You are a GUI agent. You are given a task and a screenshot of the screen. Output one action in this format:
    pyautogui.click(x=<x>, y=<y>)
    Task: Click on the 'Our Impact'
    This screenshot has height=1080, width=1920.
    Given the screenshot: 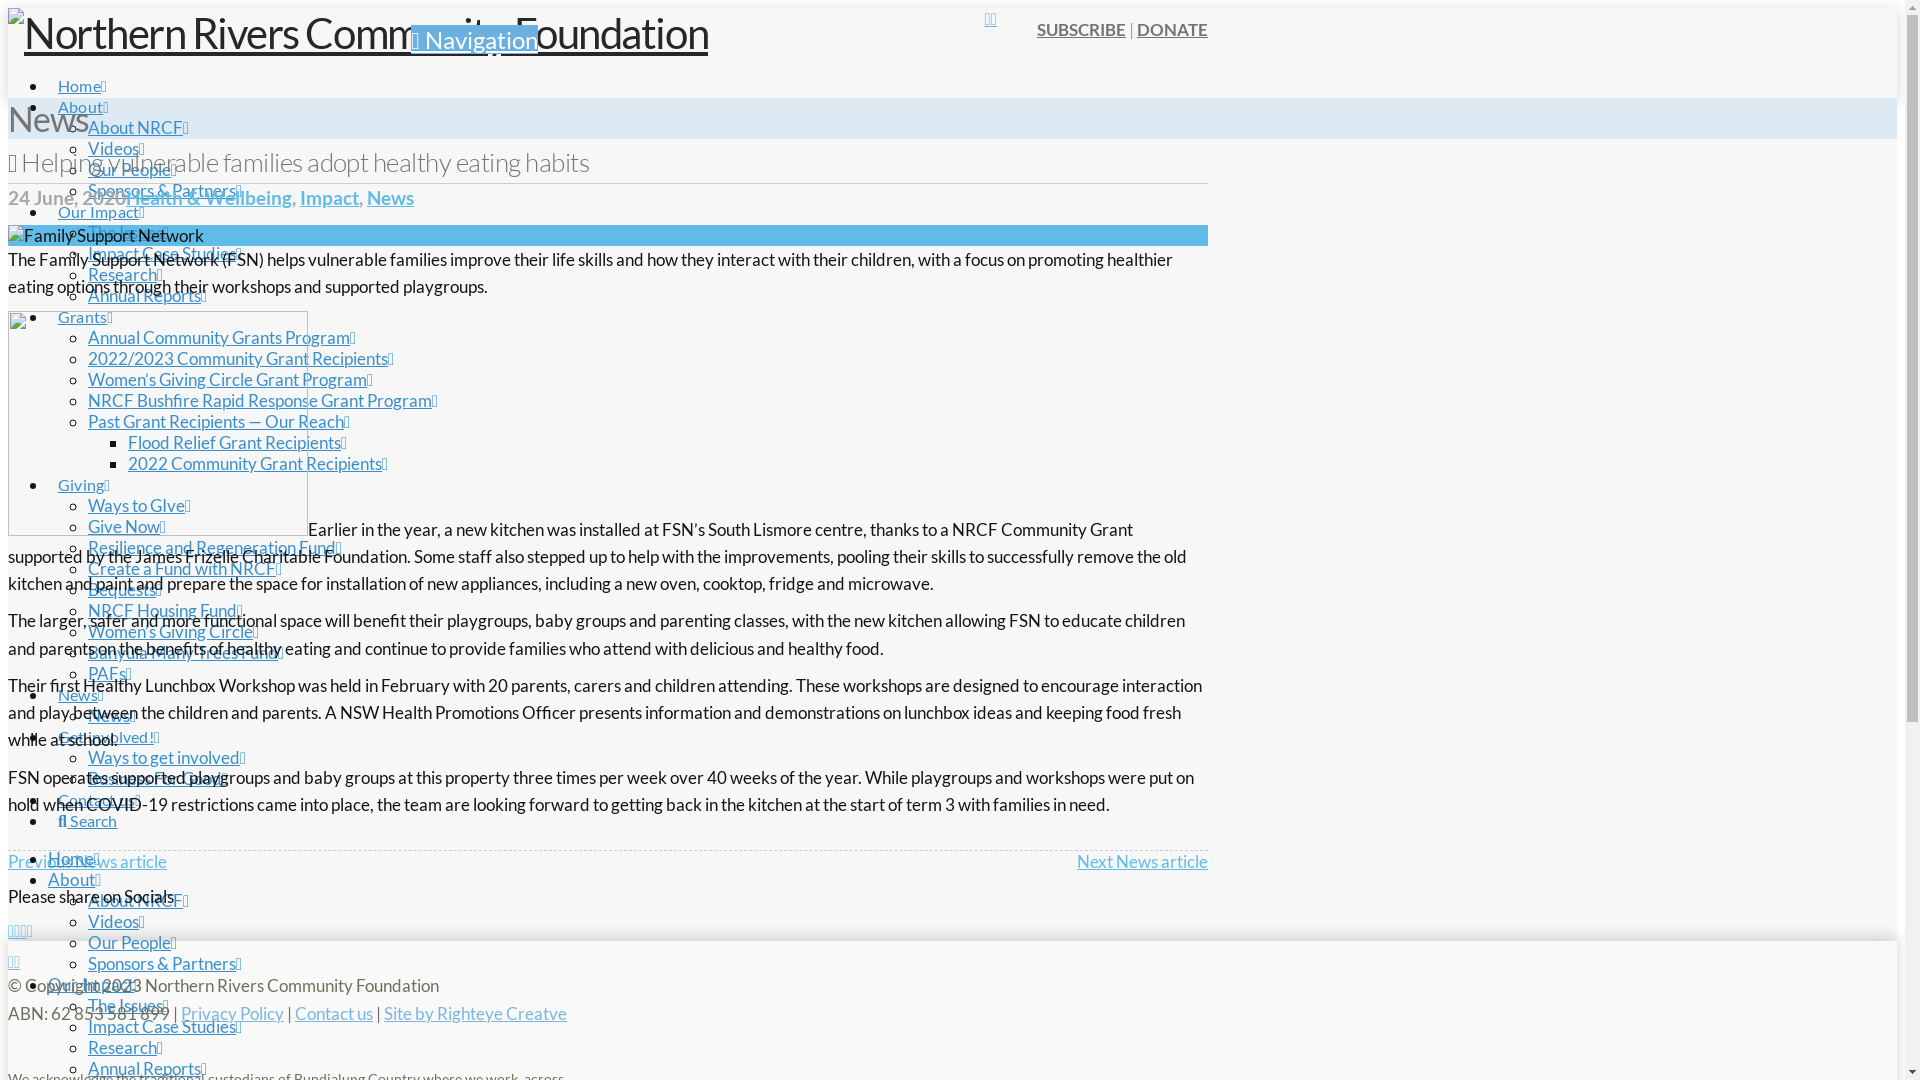 What is the action you would take?
    pyautogui.click(x=100, y=192)
    